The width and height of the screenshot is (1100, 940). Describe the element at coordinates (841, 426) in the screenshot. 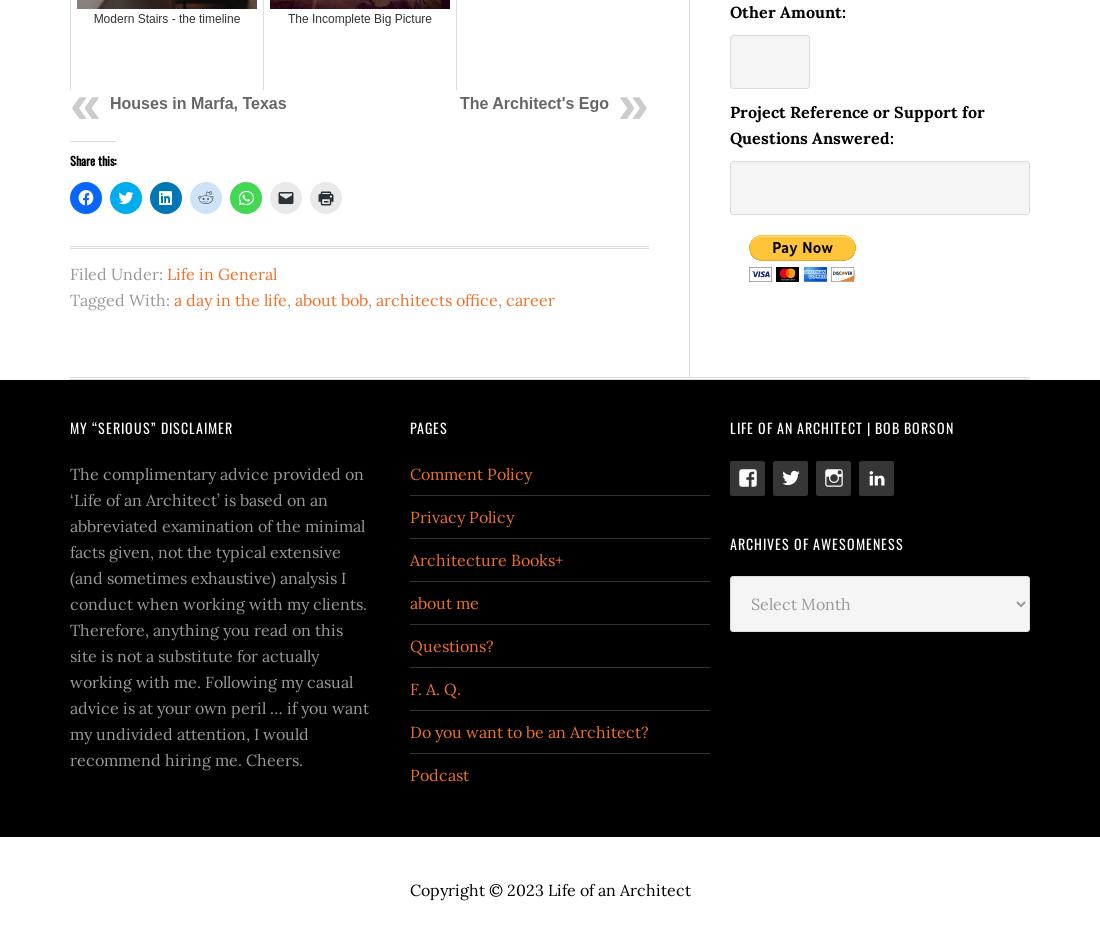

I see `'Life of an Architect | Bob Borson'` at that location.